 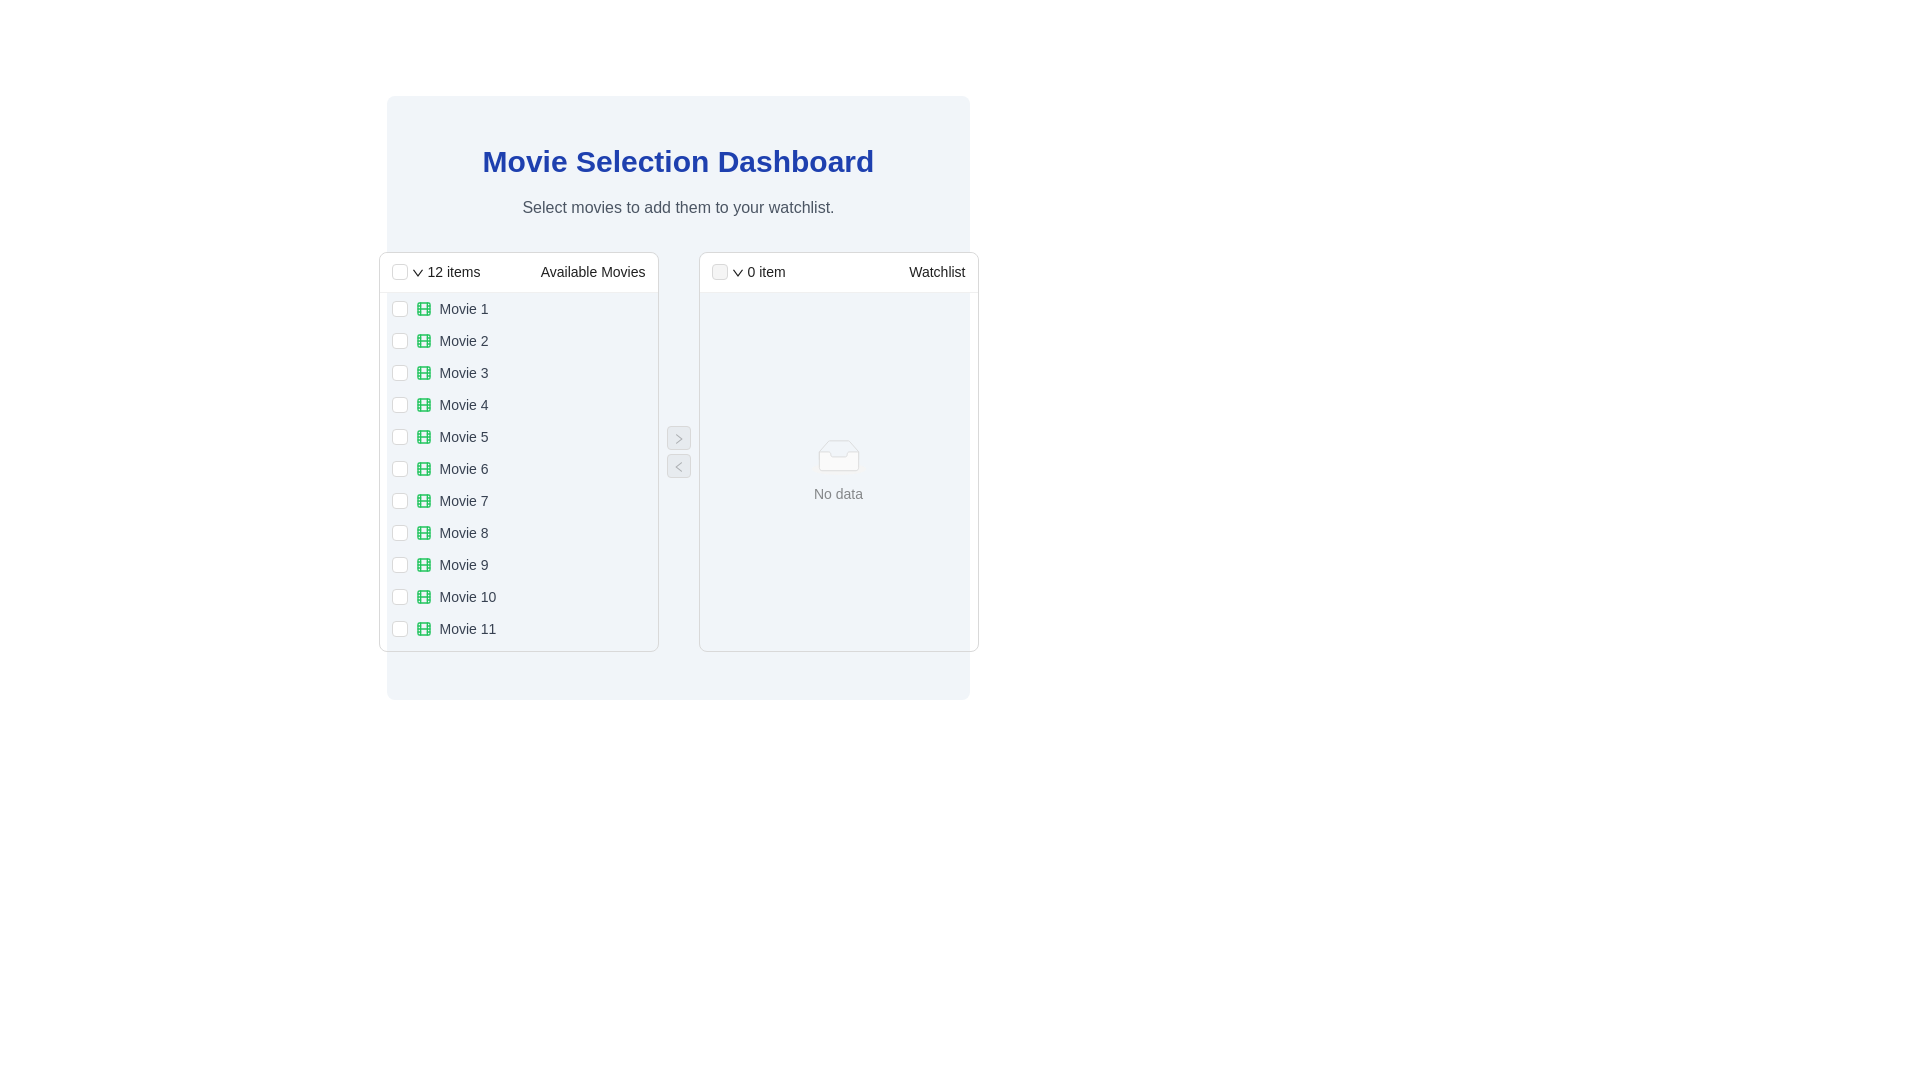 I want to click on the movie item titled 'Movie 6' in the available movies list by clicking on its text label, so click(x=463, y=469).